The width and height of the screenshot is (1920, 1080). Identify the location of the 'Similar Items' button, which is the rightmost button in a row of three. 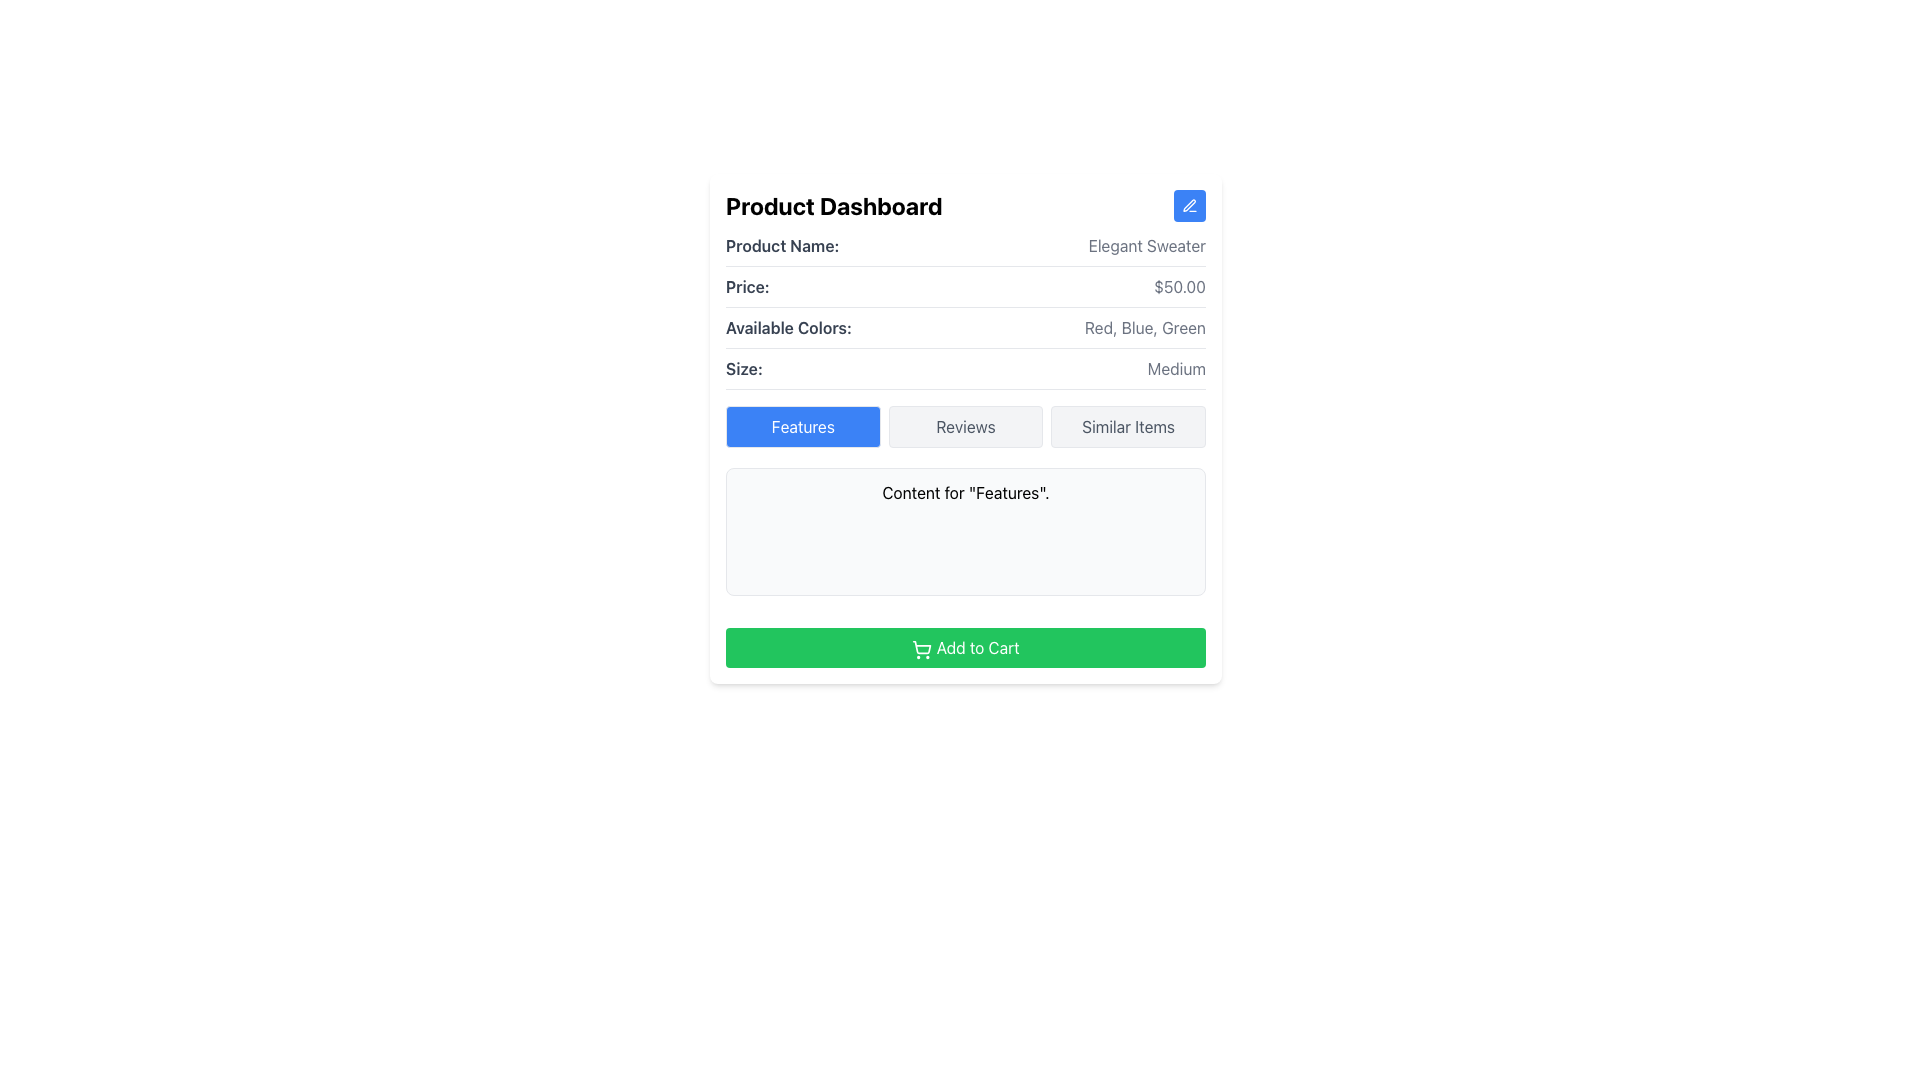
(1128, 426).